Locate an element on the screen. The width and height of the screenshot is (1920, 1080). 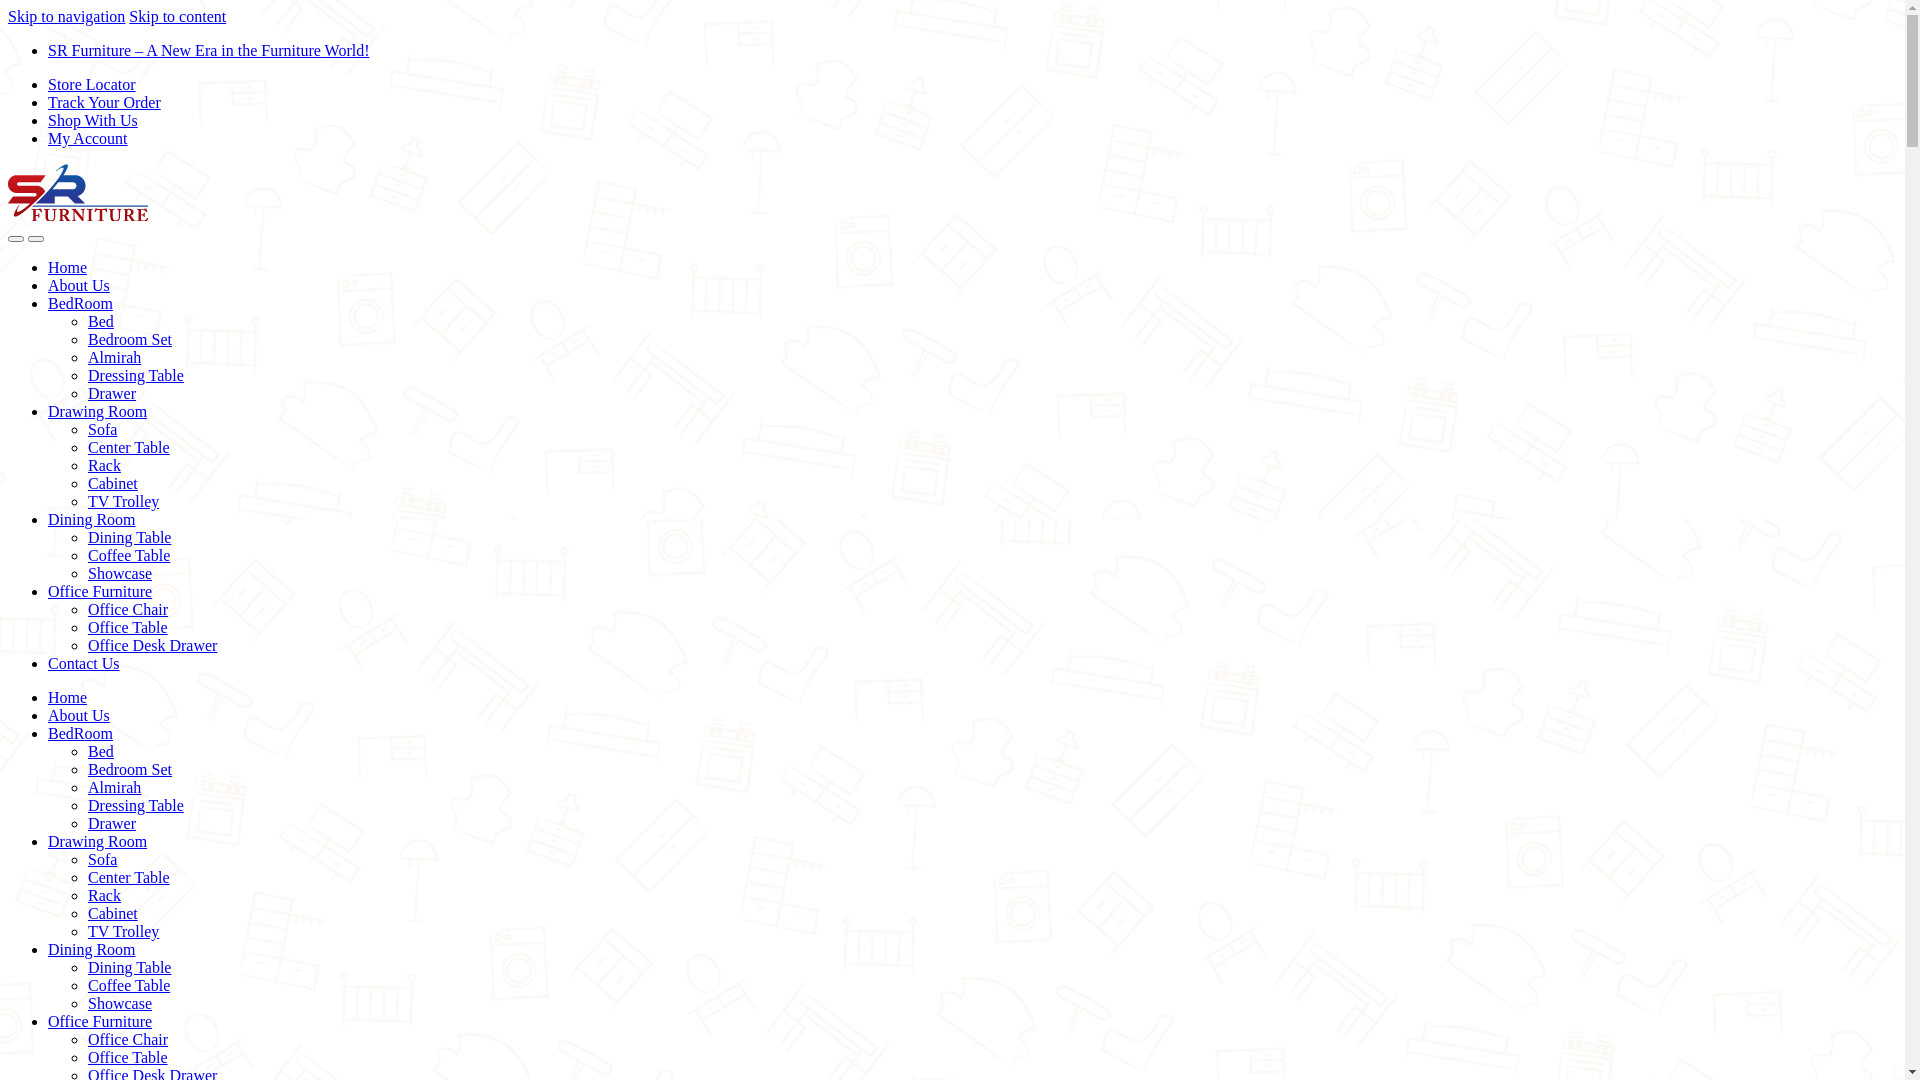
'Drawing Room' is located at coordinates (48, 410).